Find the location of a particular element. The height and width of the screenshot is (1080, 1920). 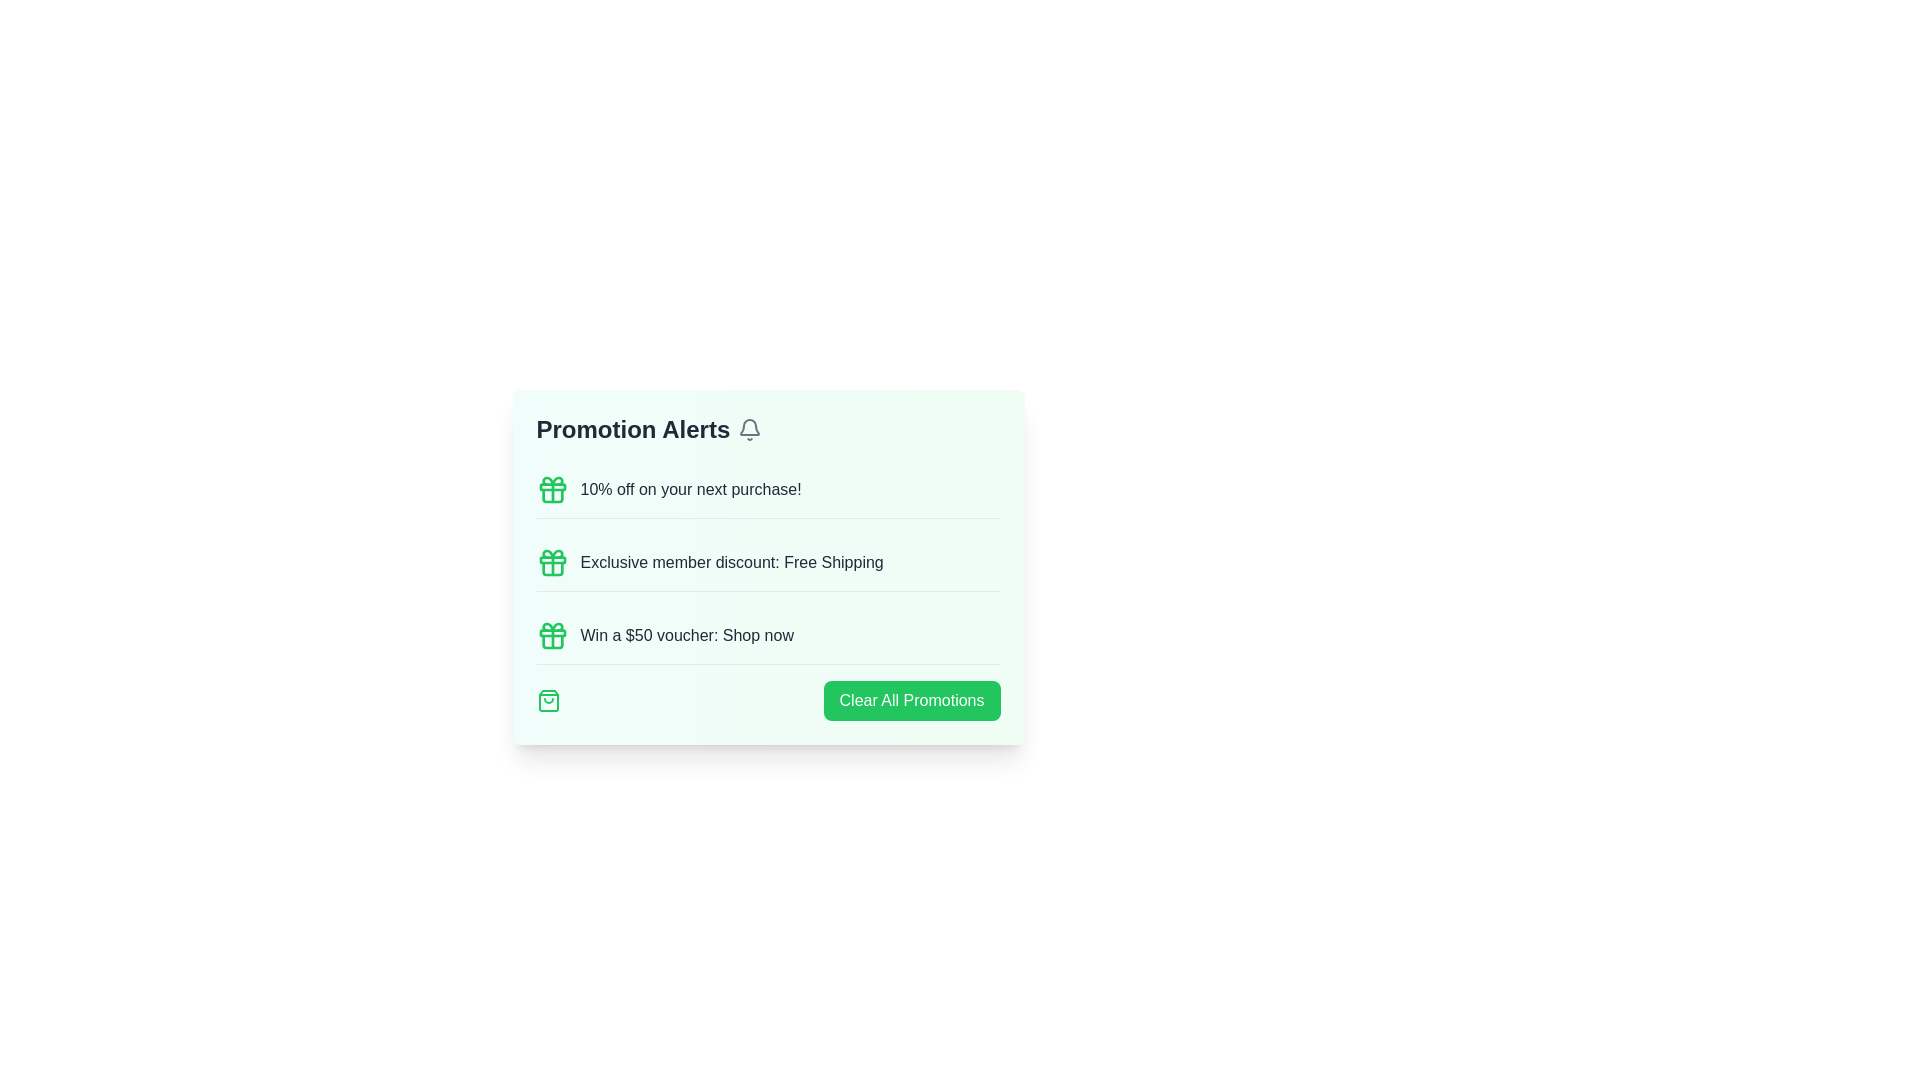

an individual promotion within the List of promotional items located in the 'Promotion Alerts' section is located at coordinates (767, 590).